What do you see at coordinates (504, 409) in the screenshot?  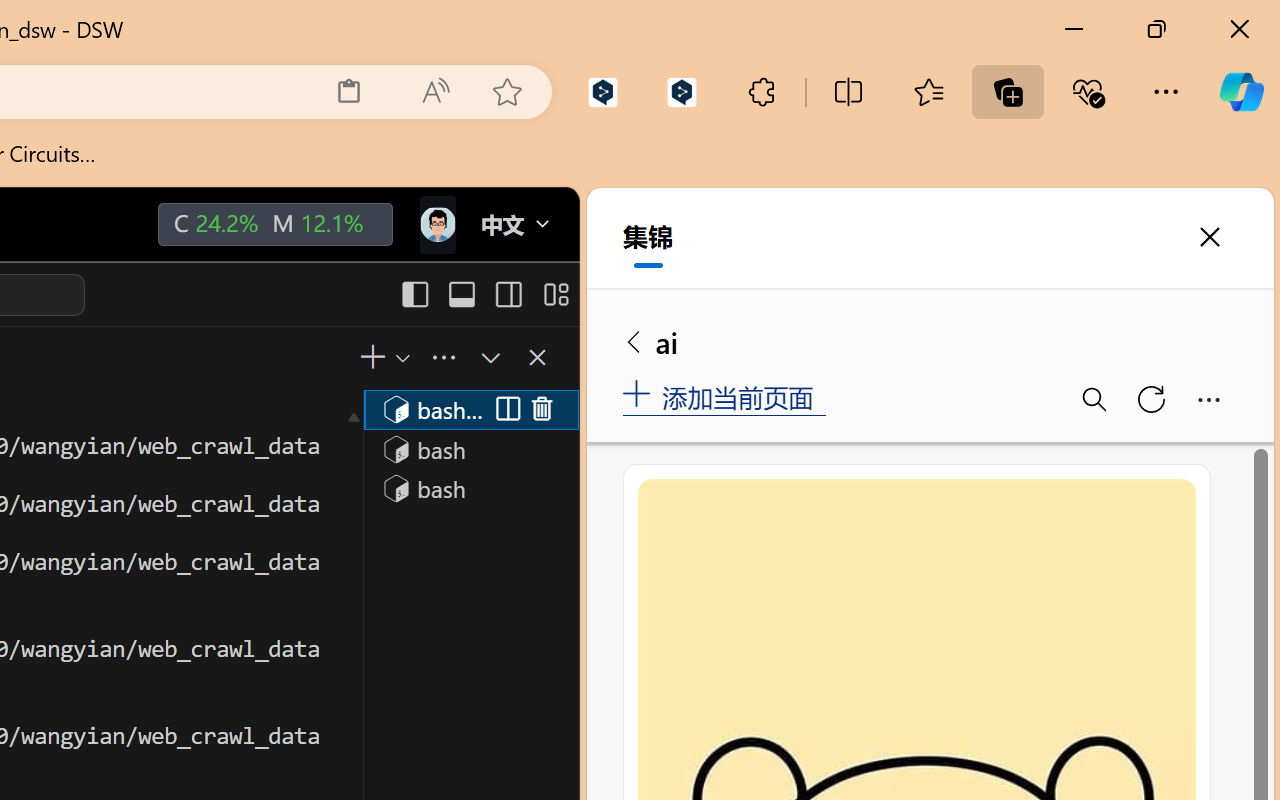 I see `'Split (Ctrl+Shift+5)'` at bounding box center [504, 409].